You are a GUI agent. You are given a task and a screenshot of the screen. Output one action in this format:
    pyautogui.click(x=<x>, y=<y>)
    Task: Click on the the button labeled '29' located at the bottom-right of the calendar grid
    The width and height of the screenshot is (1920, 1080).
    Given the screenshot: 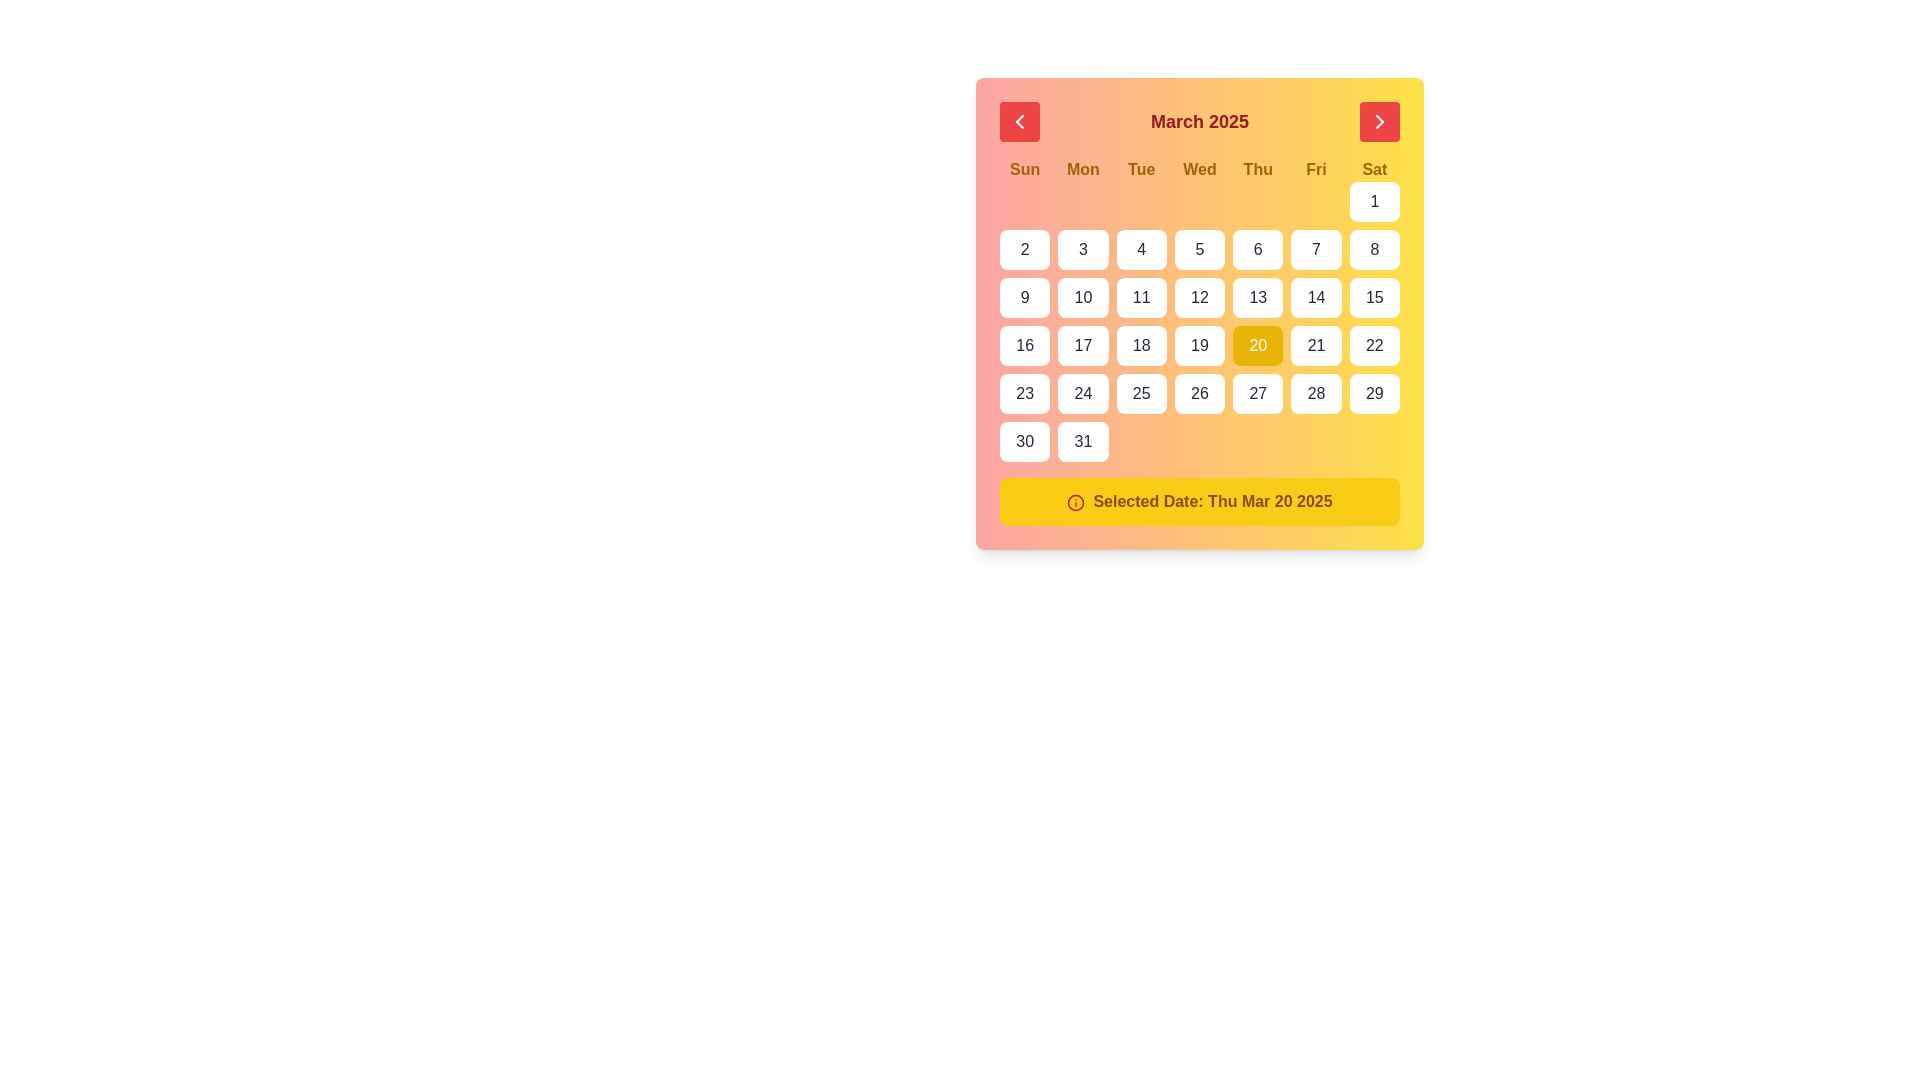 What is the action you would take?
    pyautogui.click(x=1373, y=393)
    